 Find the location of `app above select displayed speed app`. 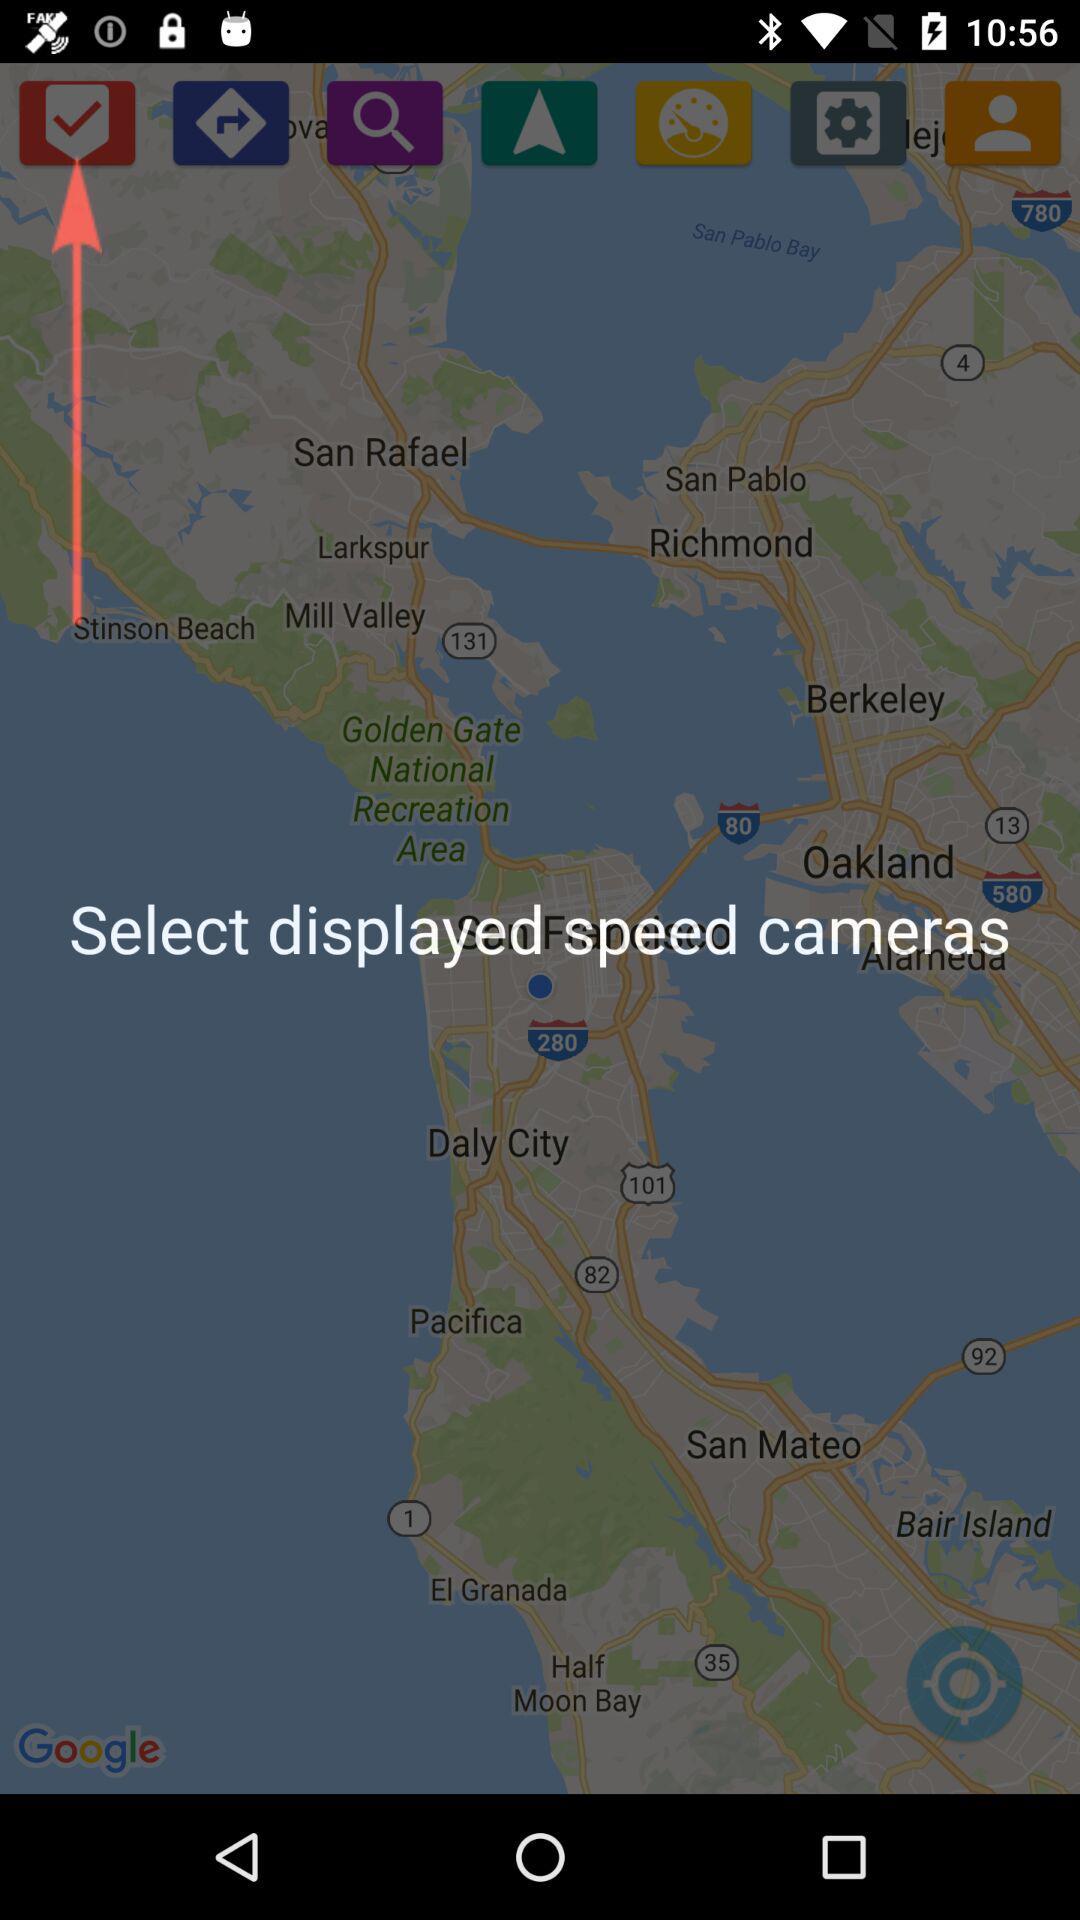

app above select displayed speed app is located at coordinates (692, 121).